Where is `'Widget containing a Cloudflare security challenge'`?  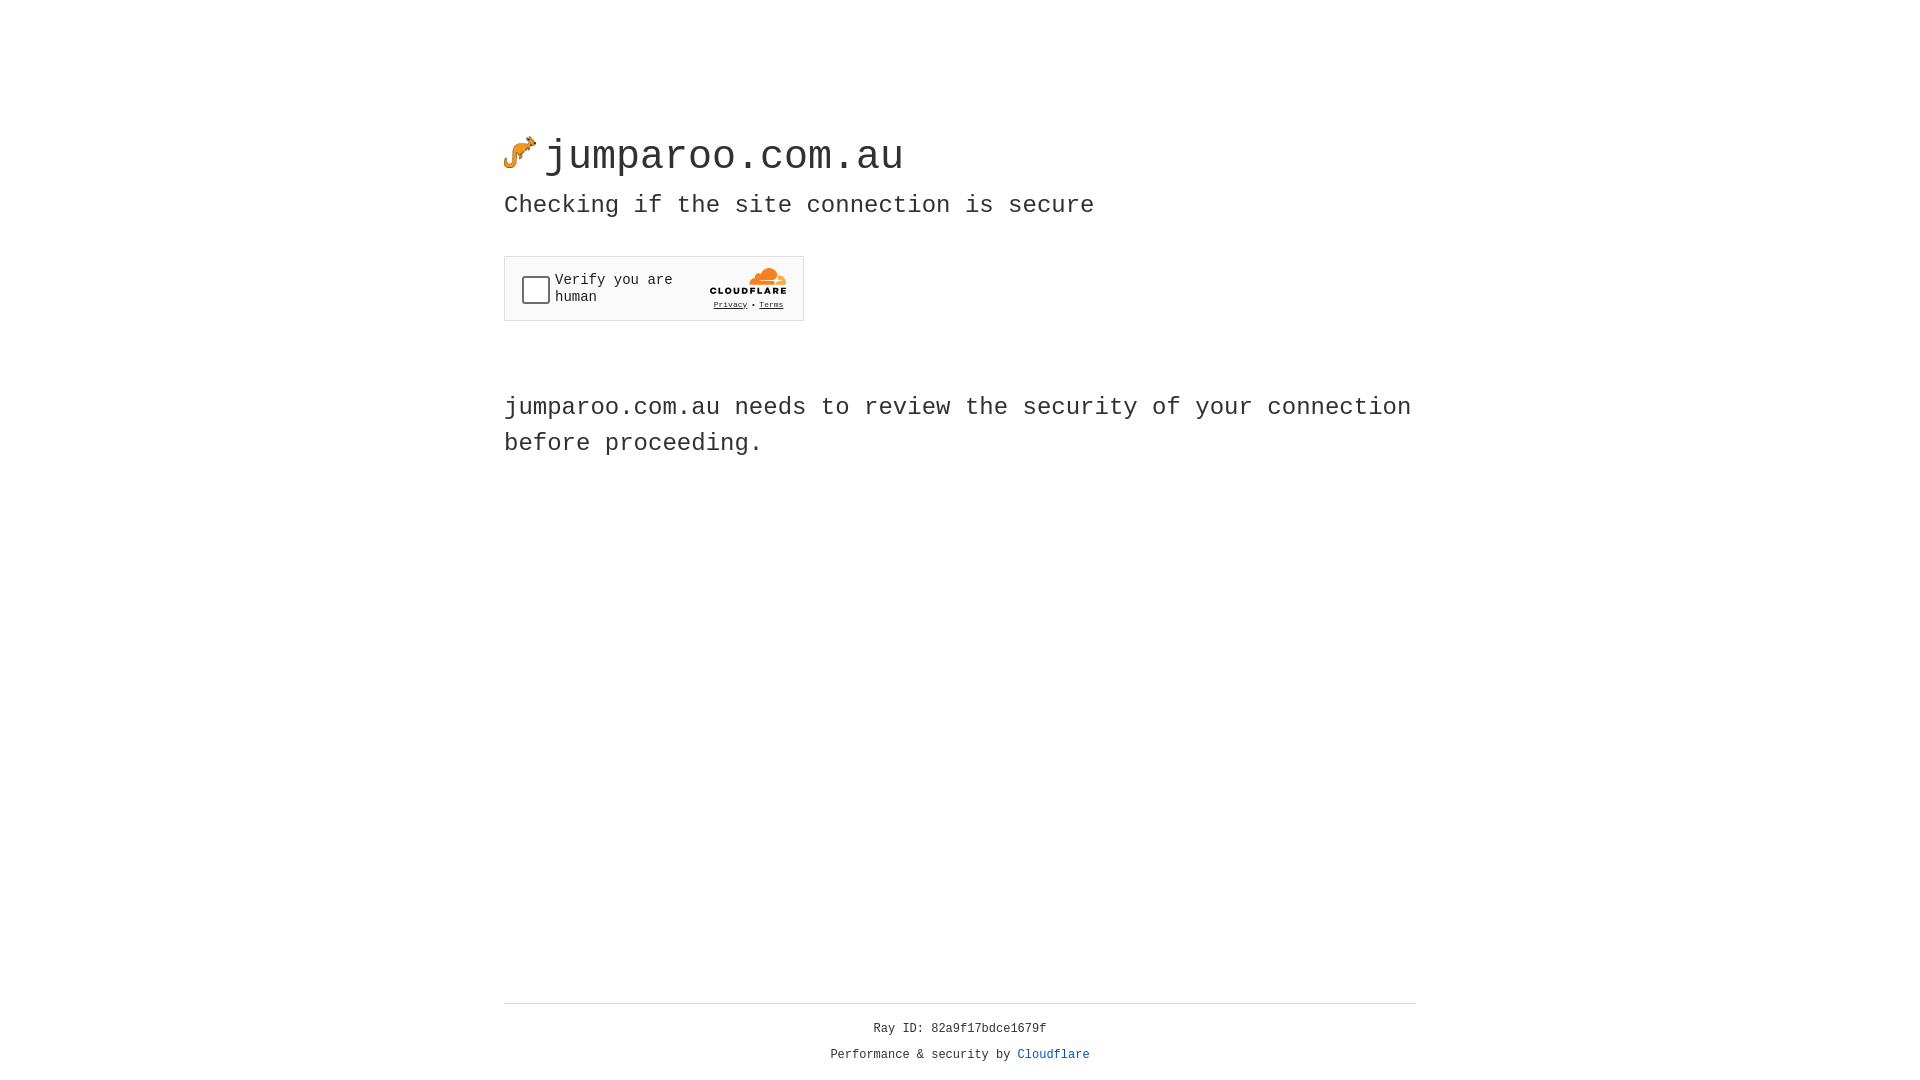
'Widget containing a Cloudflare security challenge' is located at coordinates (653, 288).